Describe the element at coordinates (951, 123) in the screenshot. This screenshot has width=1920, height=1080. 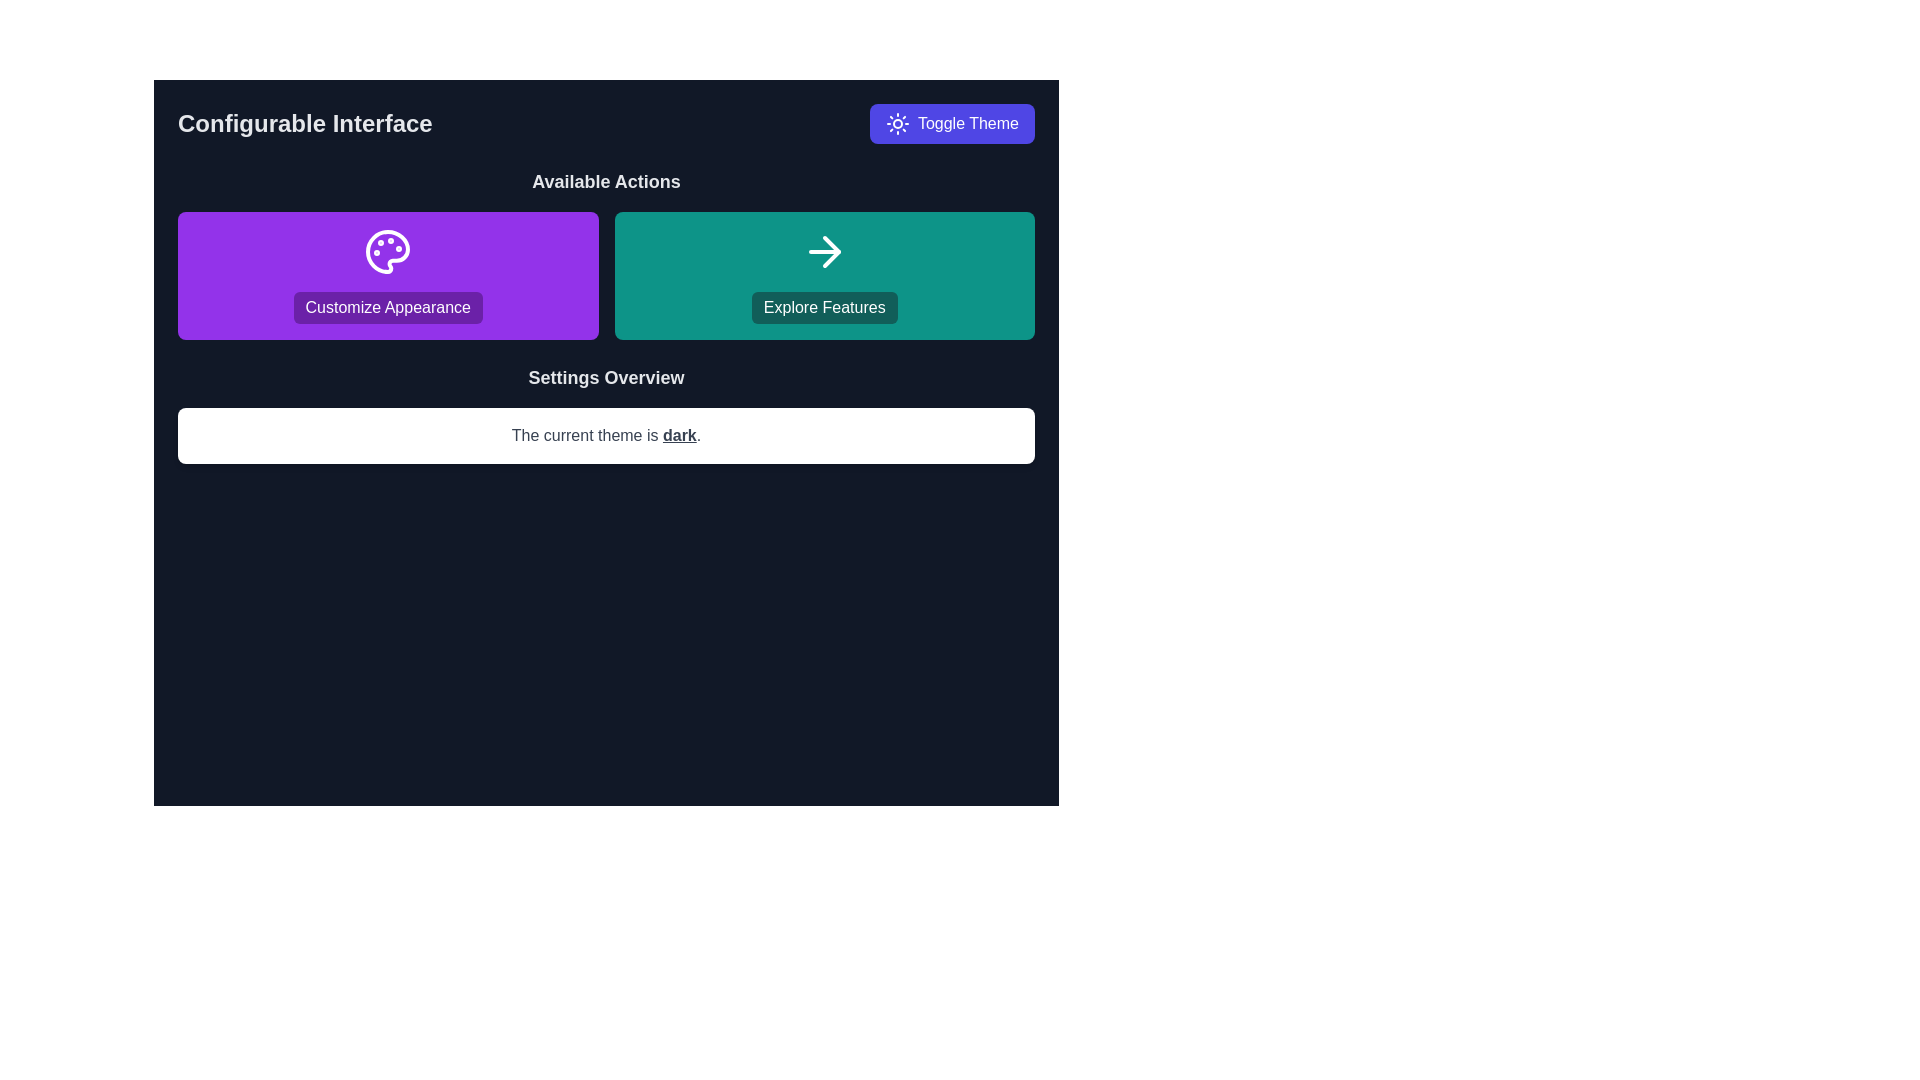
I see `the theme toggle button located in the top-right corner of the interface, adjacent to the header text 'Configurable Interface', to switch between light and dark modes` at that location.